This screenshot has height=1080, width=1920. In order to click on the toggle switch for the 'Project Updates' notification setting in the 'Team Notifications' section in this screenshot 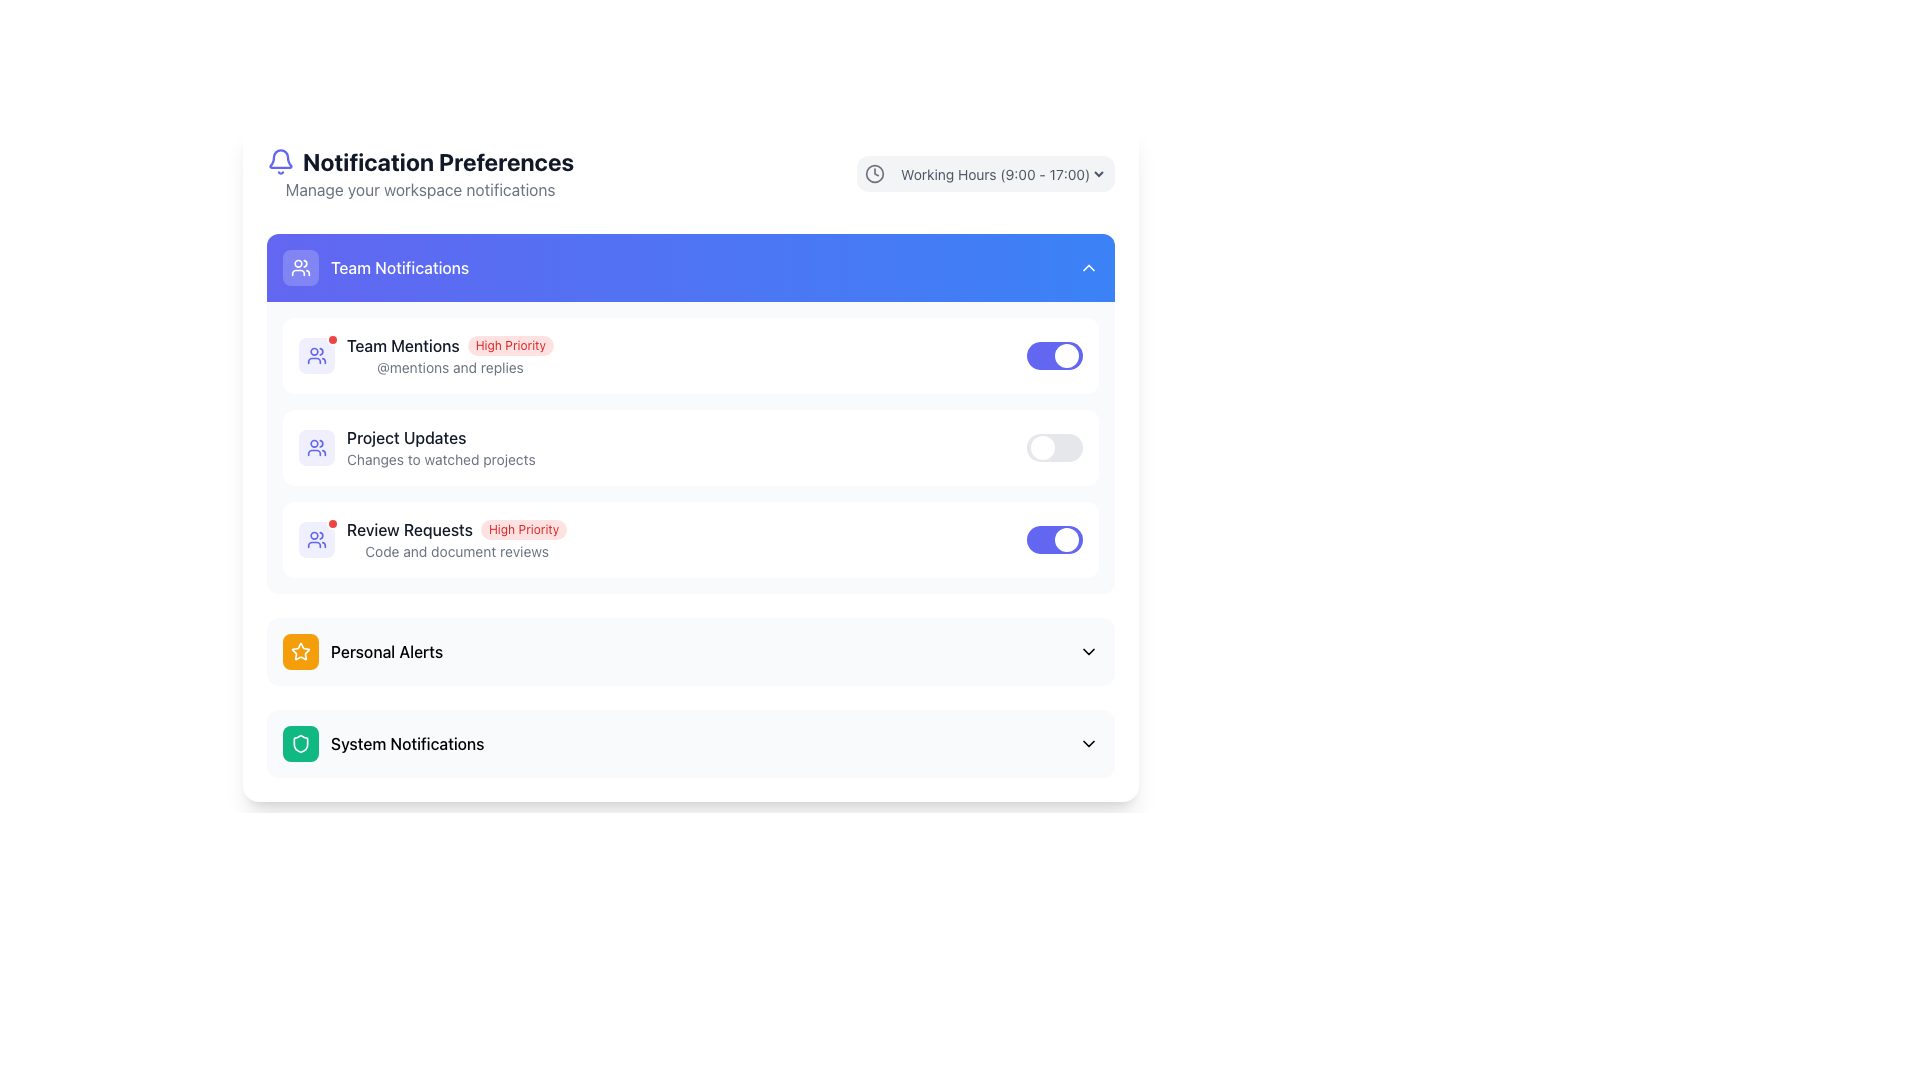, I will do `click(691, 446)`.